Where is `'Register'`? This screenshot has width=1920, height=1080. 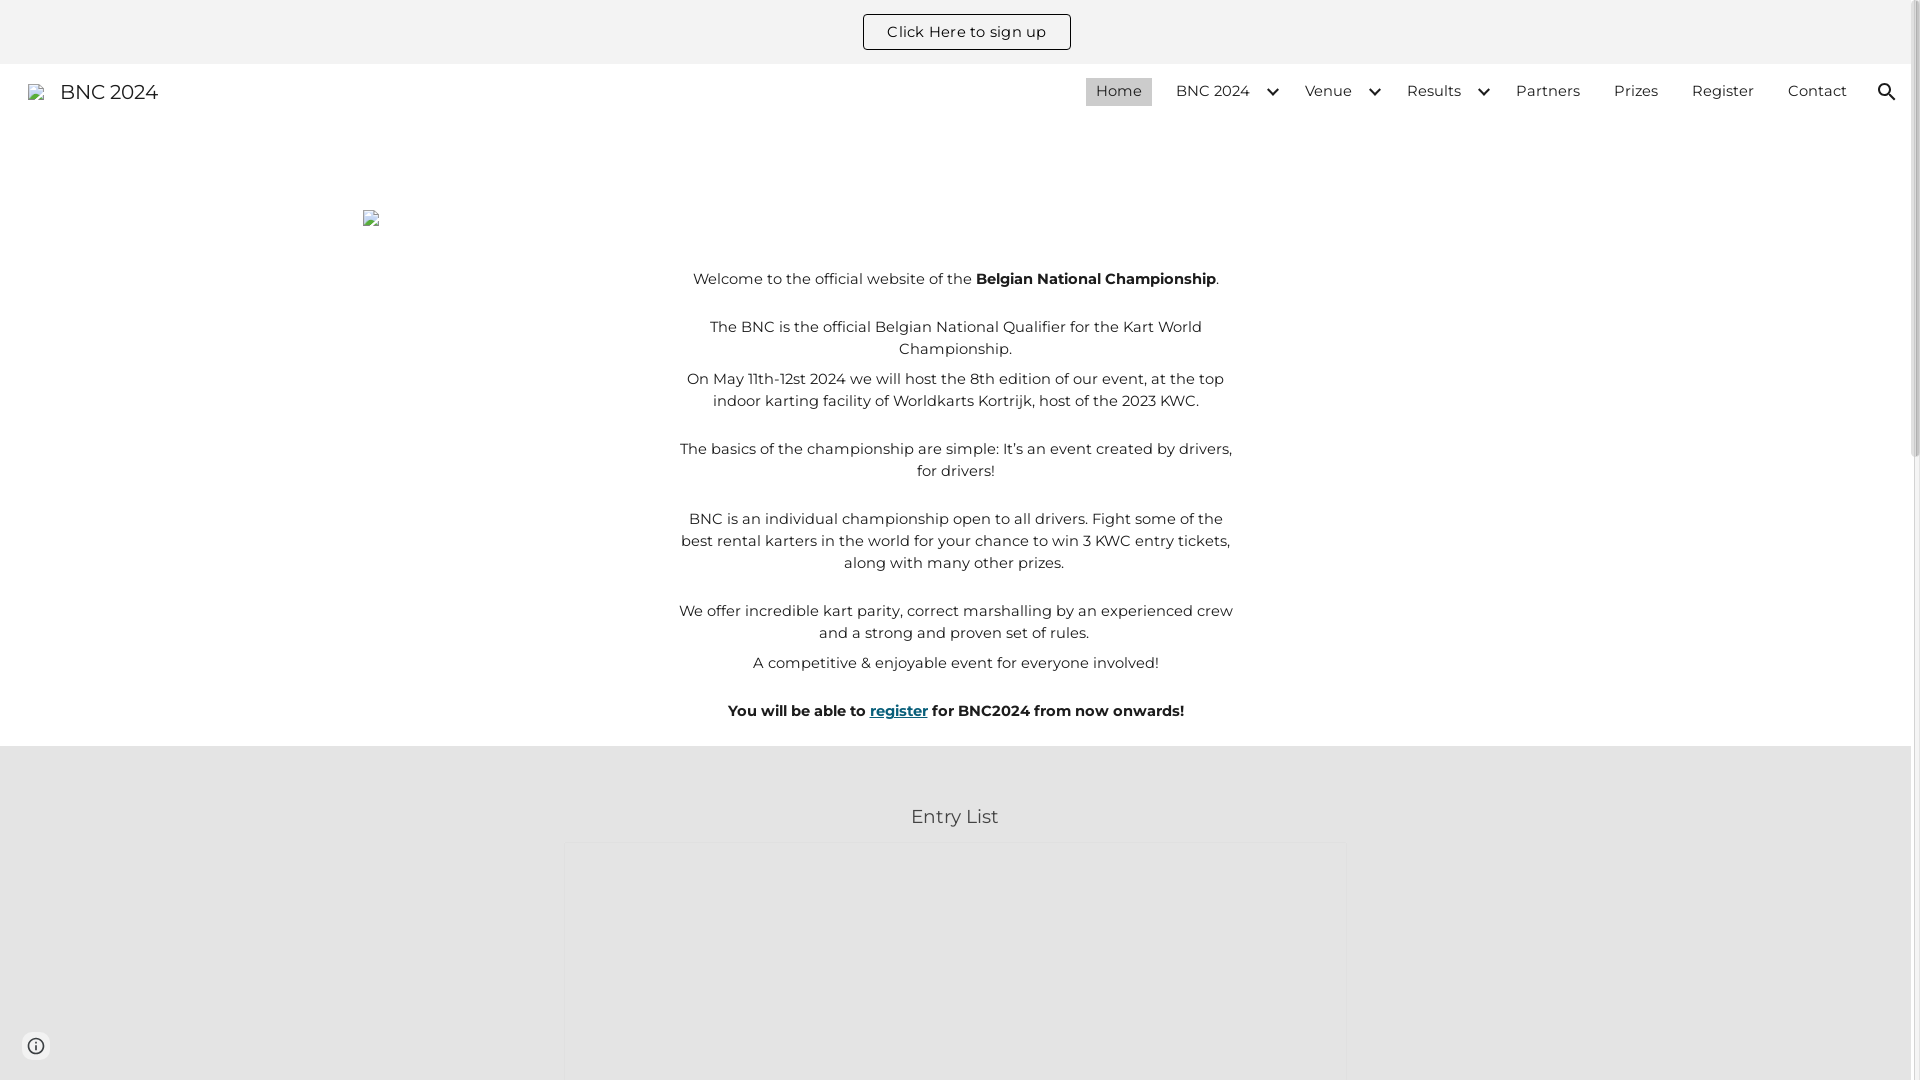
'Register' is located at coordinates (1722, 92).